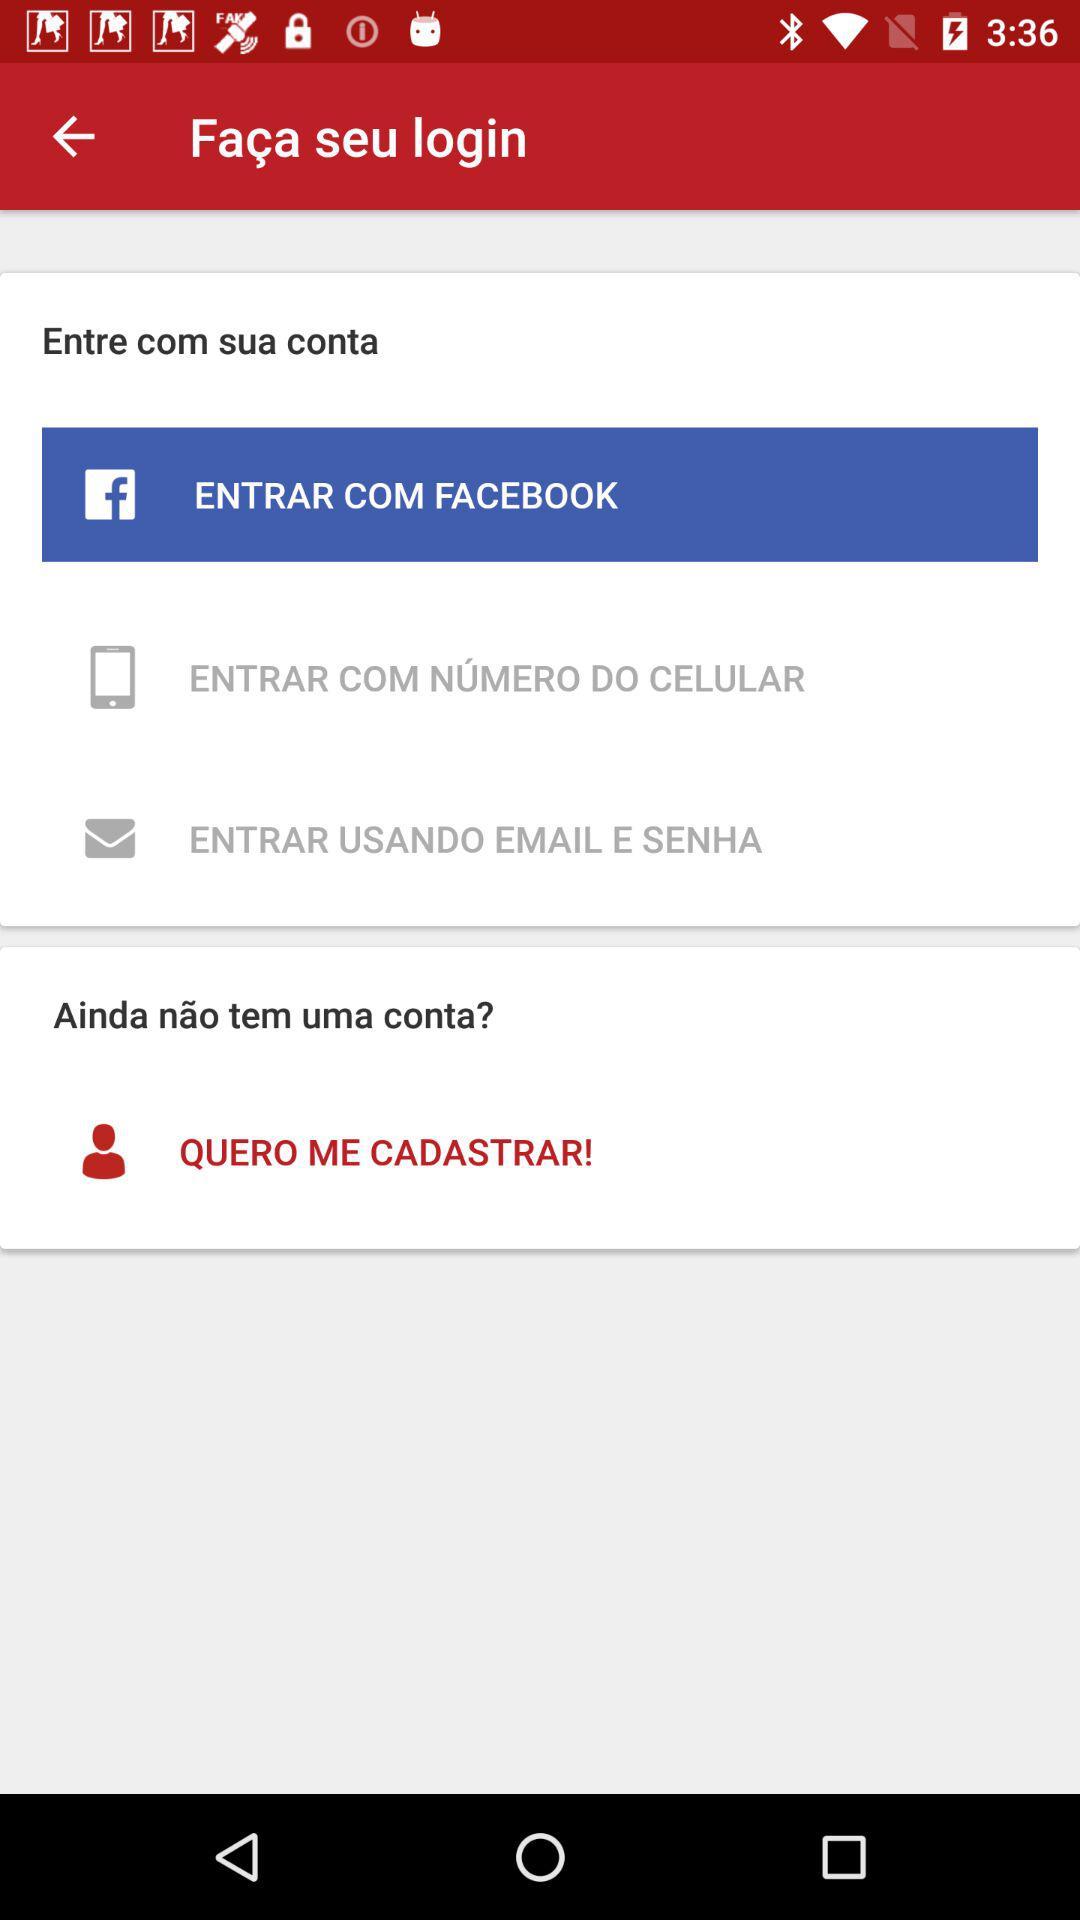  Describe the element at coordinates (72, 135) in the screenshot. I see `item above entre com sua icon` at that location.